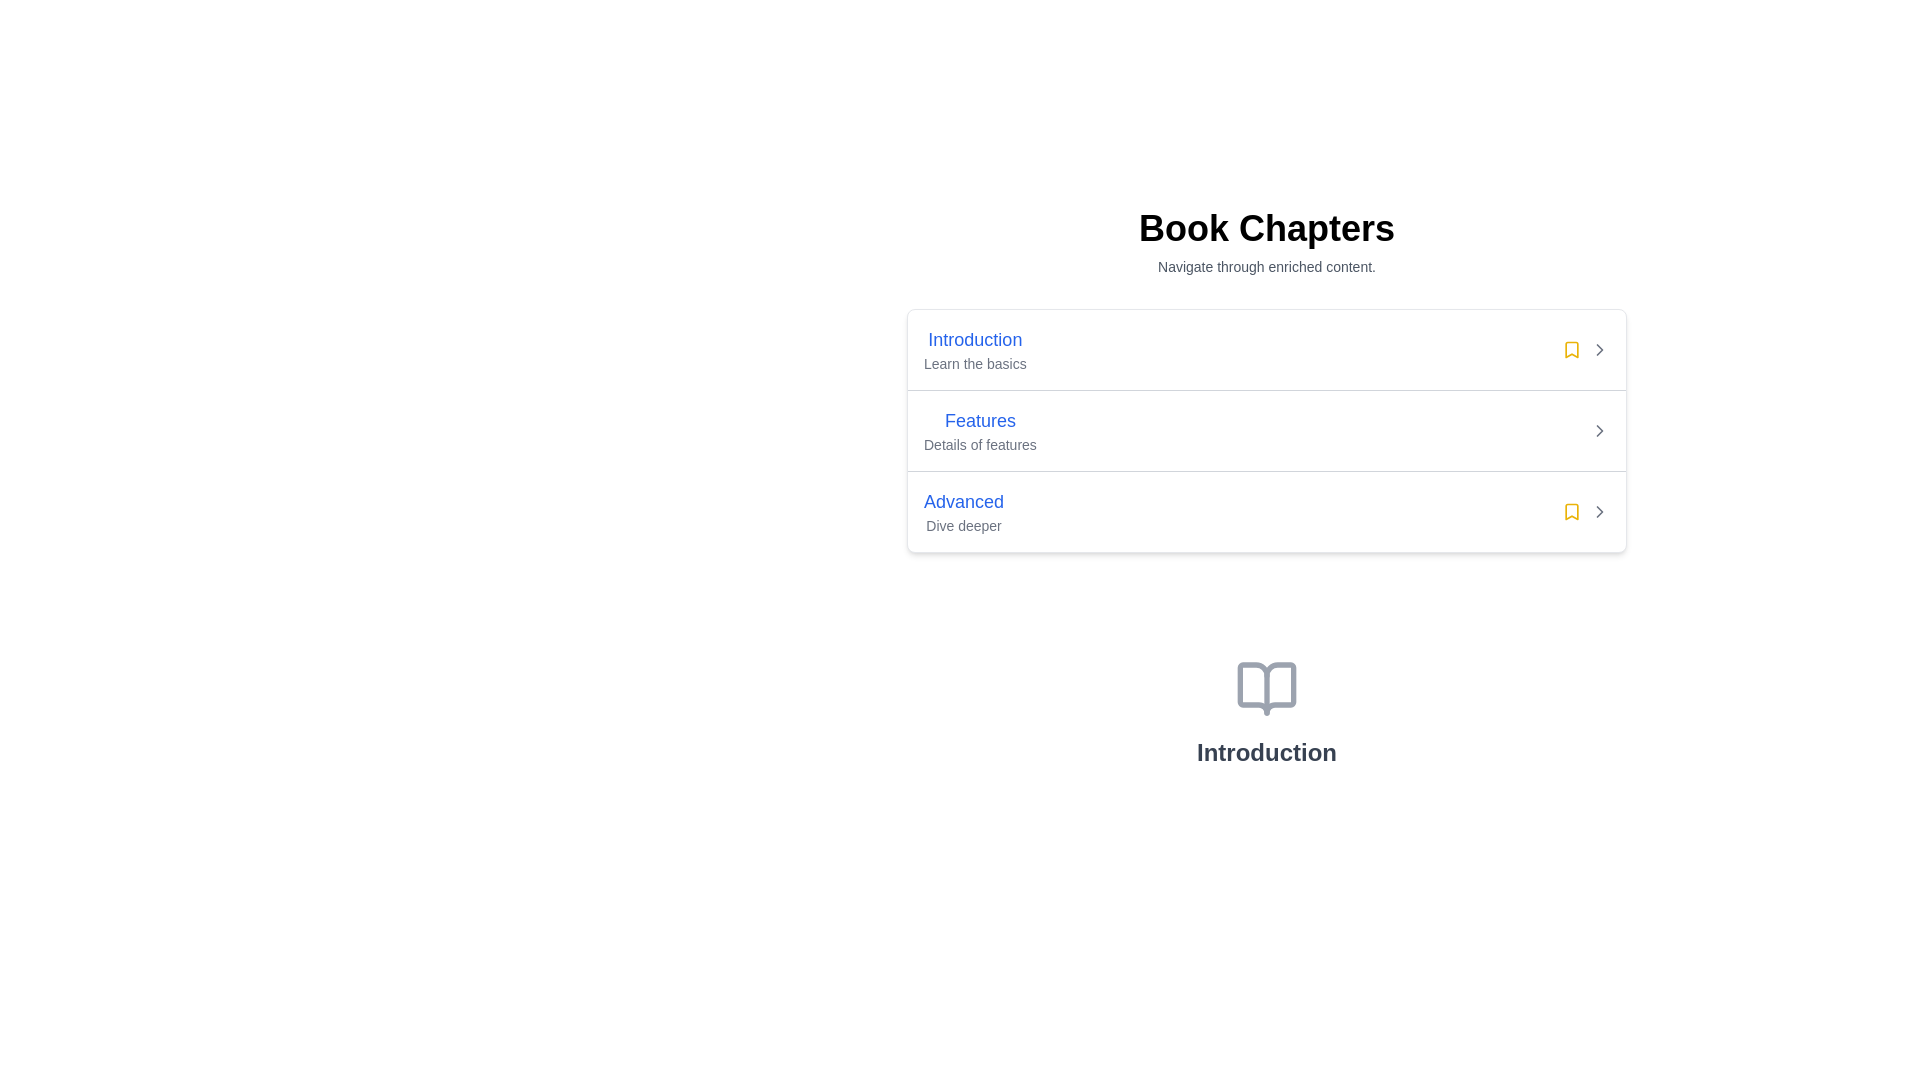 Image resolution: width=1920 pixels, height=1080 pixels. What do you see at coordinates (975, 338) in the screenshot?
I see `the text link displaying 'Introduction', which is blue and underlined` at bounding box center [975, 338].